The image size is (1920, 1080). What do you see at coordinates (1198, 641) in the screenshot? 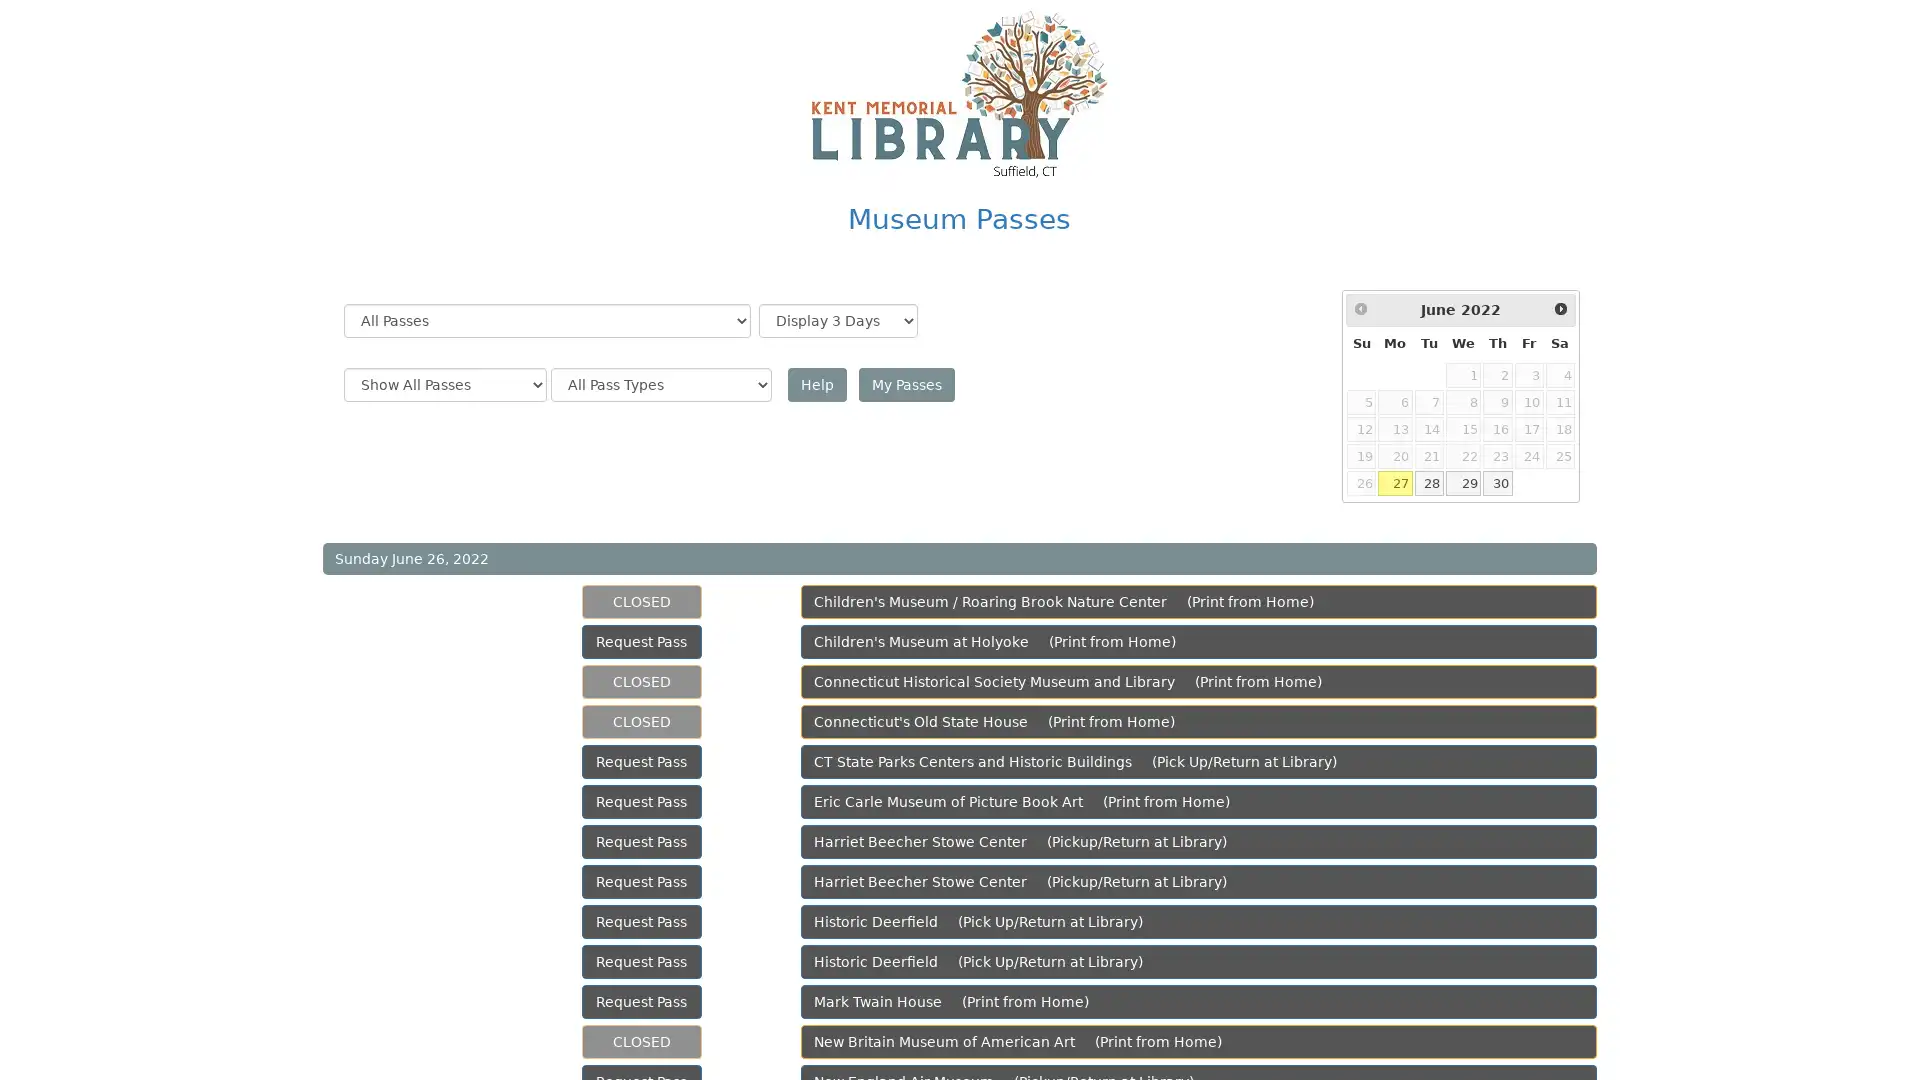
I see `Children's Museum at Holyoke     (Print from Home)` at bounding box center [1198, 641].